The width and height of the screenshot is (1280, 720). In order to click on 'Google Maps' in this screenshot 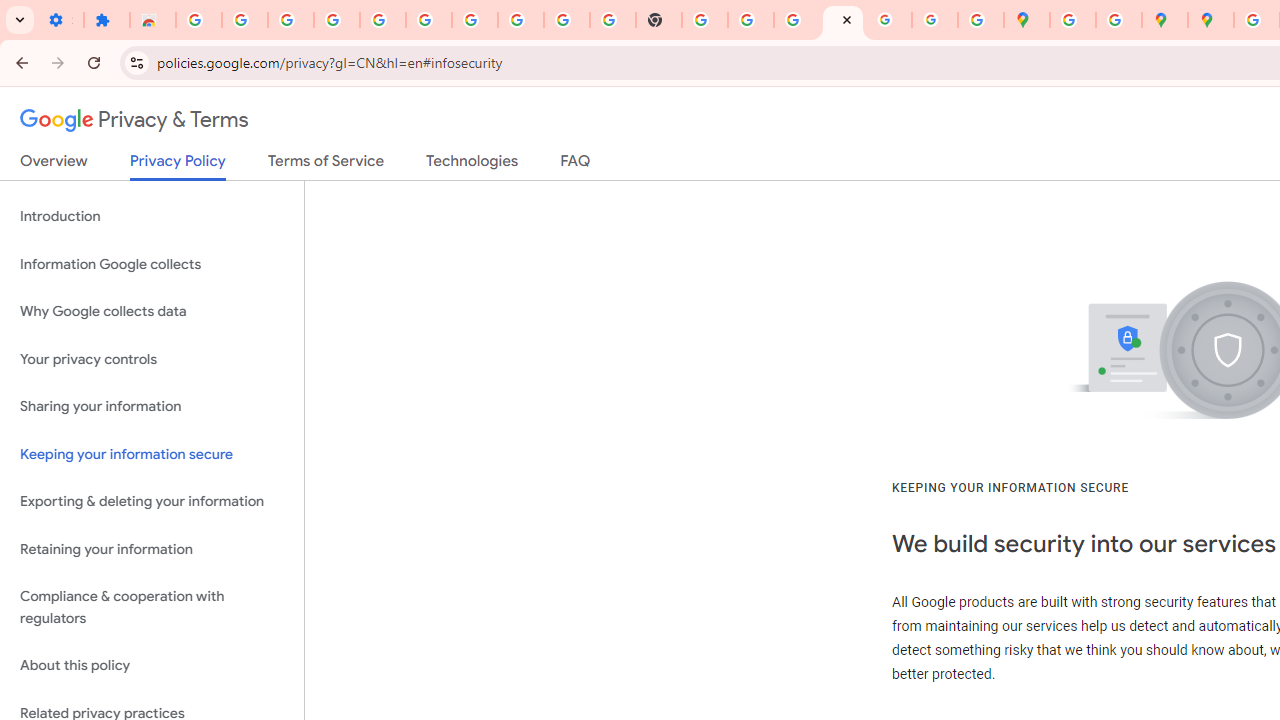, I will do `click(1026, 20)`.